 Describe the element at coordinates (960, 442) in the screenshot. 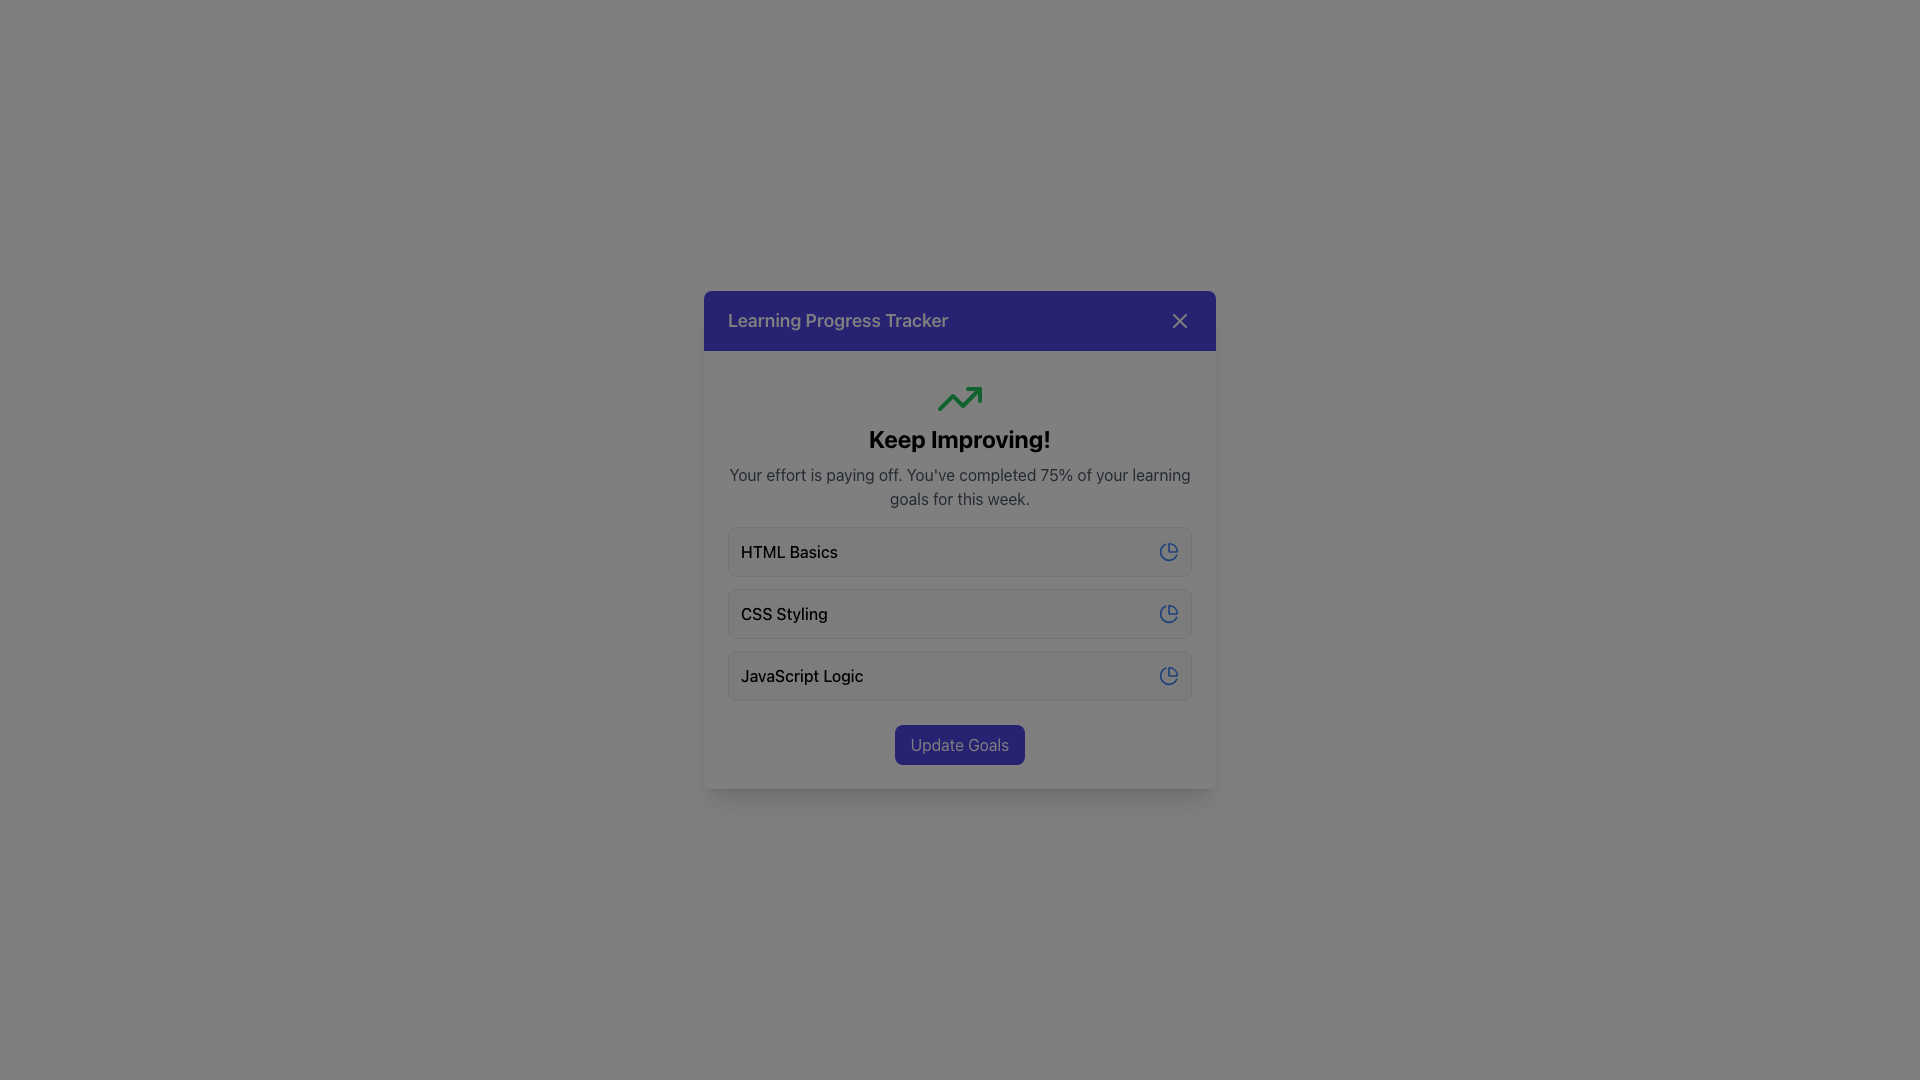

I see `the Informational Display with Icon and Text that informs the user about their progress in completed learning goals` at that location.